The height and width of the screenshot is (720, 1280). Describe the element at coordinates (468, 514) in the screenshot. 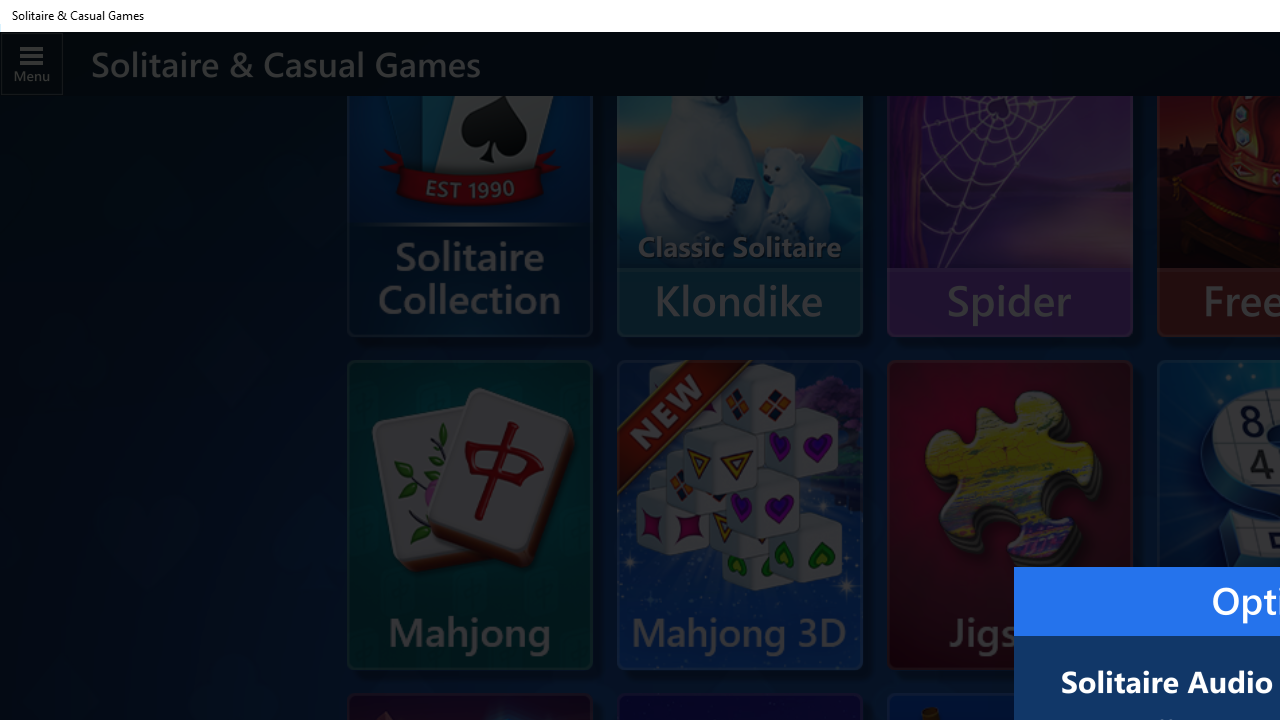

I see `'Microsoft Mahjong'` at that location.